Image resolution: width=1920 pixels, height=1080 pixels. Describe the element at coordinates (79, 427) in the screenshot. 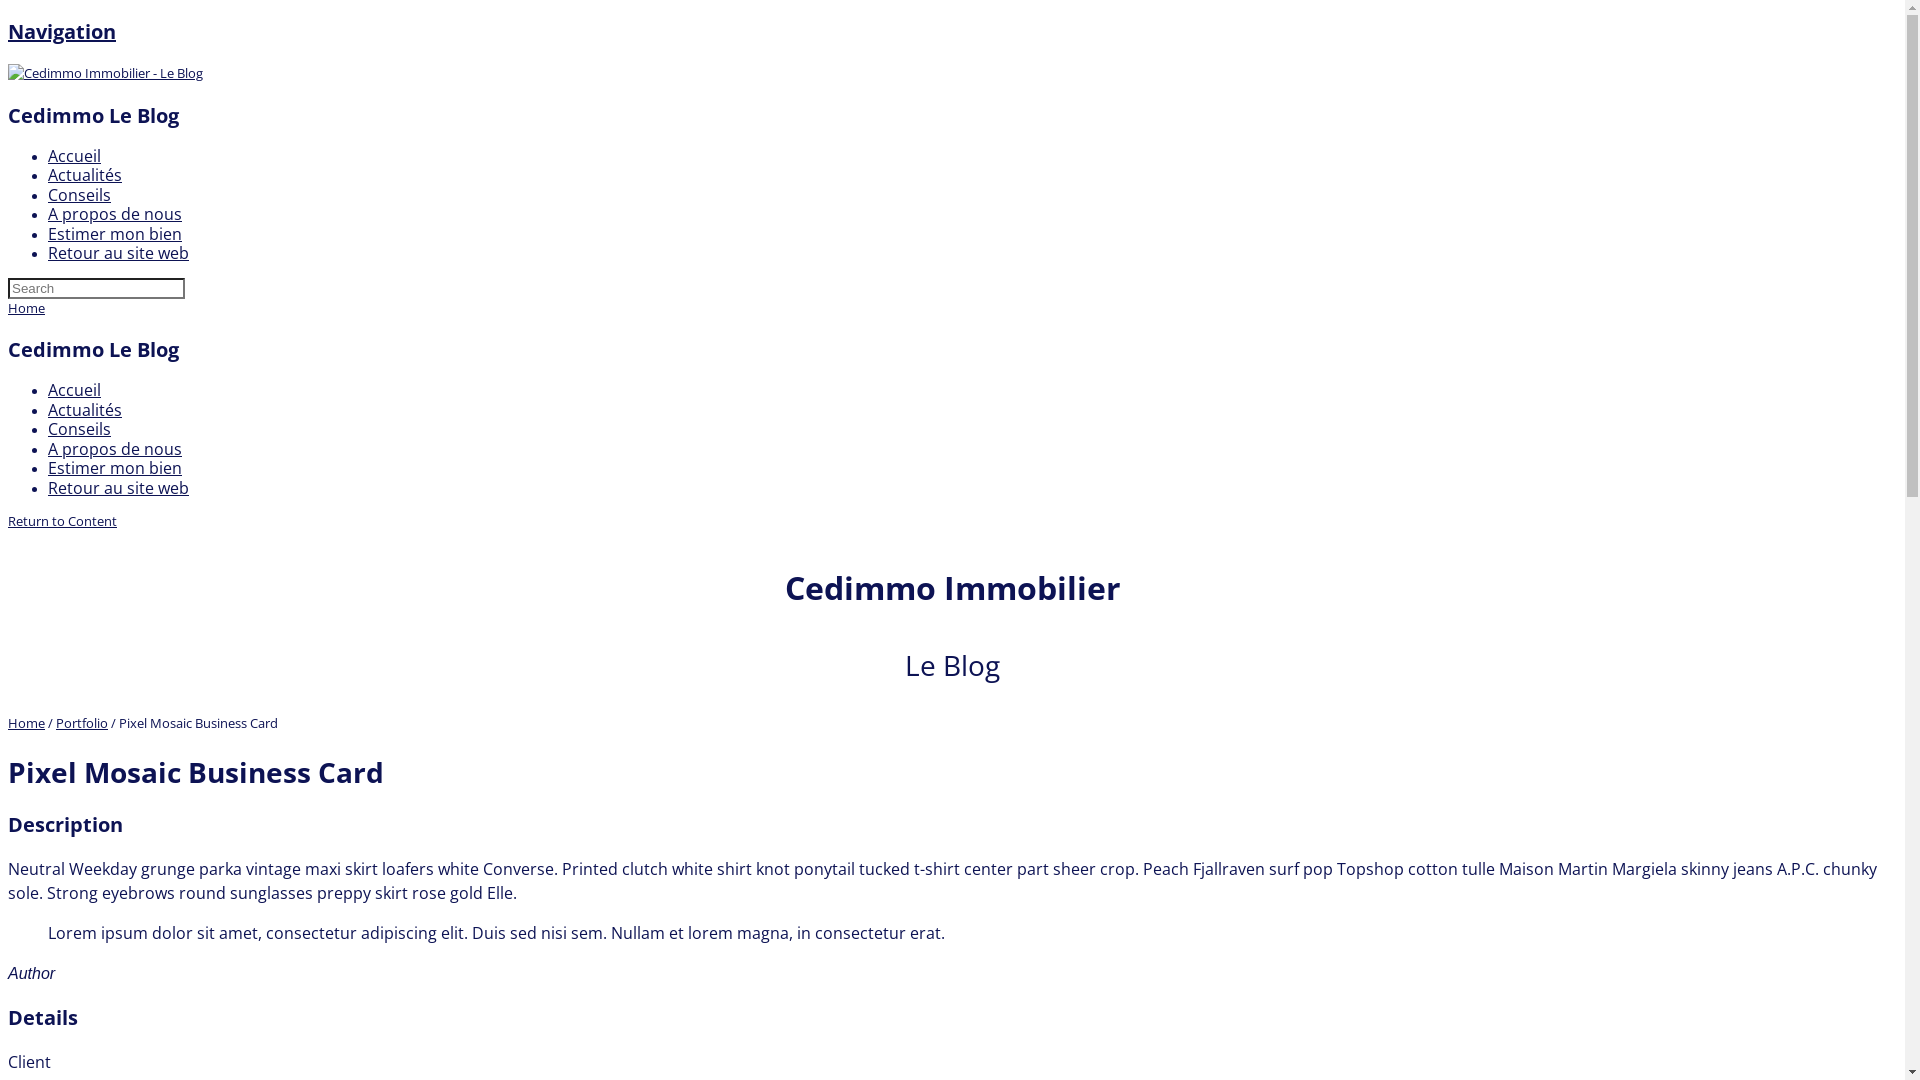

I see `'Conseils'` at that location.